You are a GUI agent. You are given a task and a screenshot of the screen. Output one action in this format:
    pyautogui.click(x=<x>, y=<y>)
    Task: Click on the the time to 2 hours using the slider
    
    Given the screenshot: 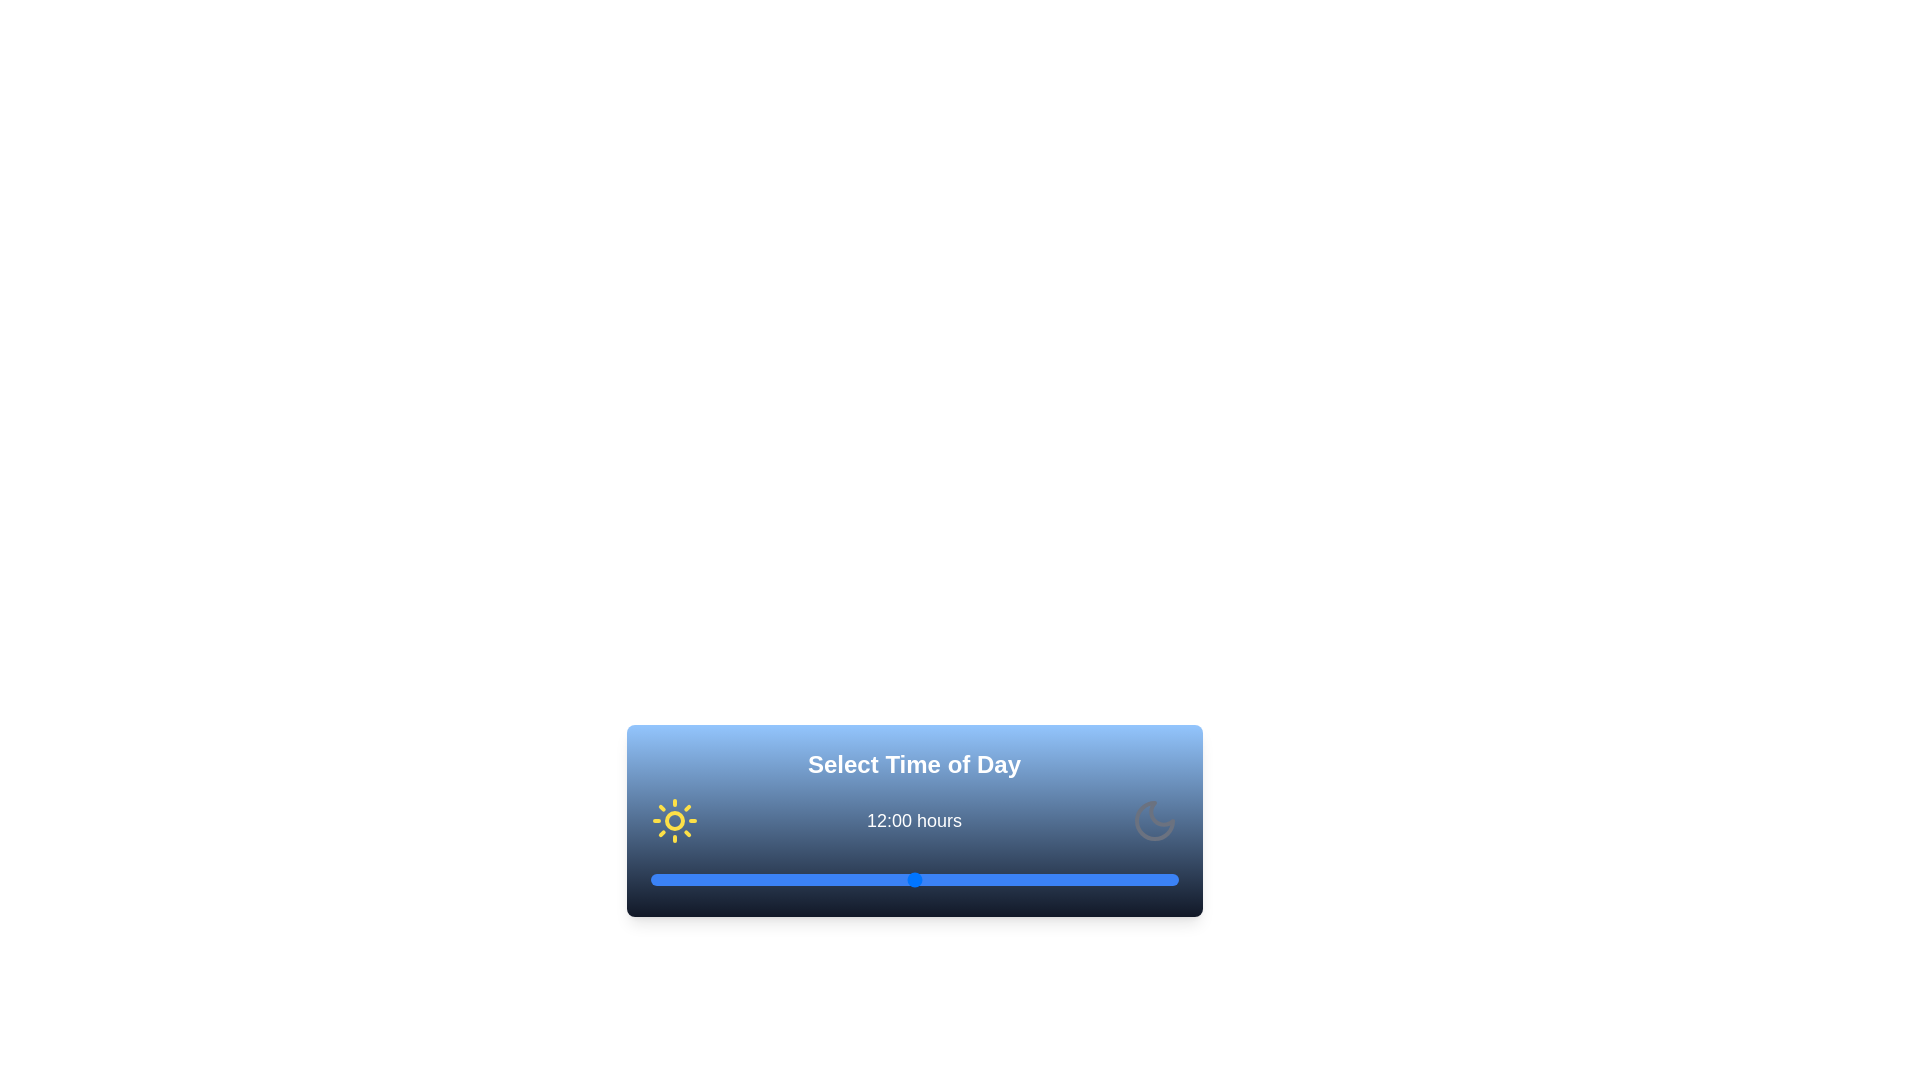 What is the action you would take?
    pyautogui.click(x=694, y=878)
    